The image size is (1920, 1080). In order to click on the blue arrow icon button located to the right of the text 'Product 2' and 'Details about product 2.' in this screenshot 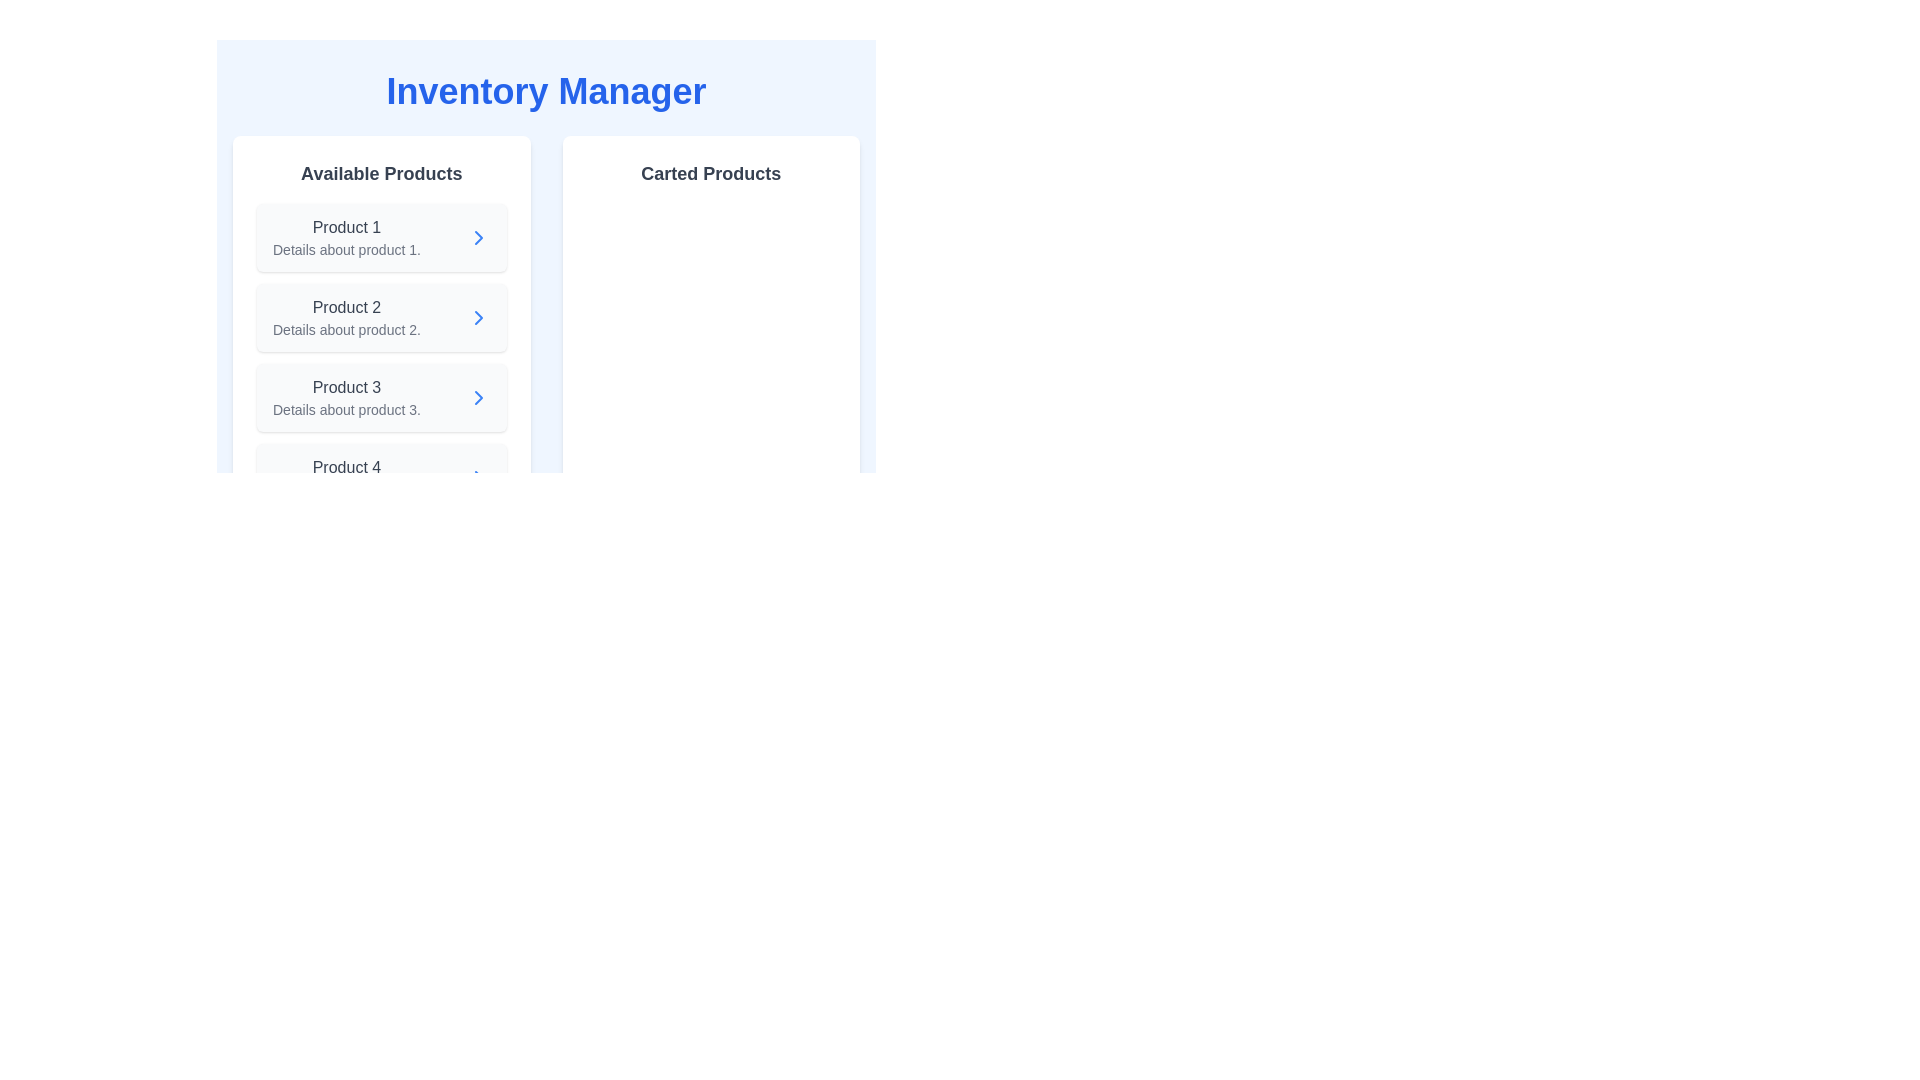, I will do `click(477, 316)`.